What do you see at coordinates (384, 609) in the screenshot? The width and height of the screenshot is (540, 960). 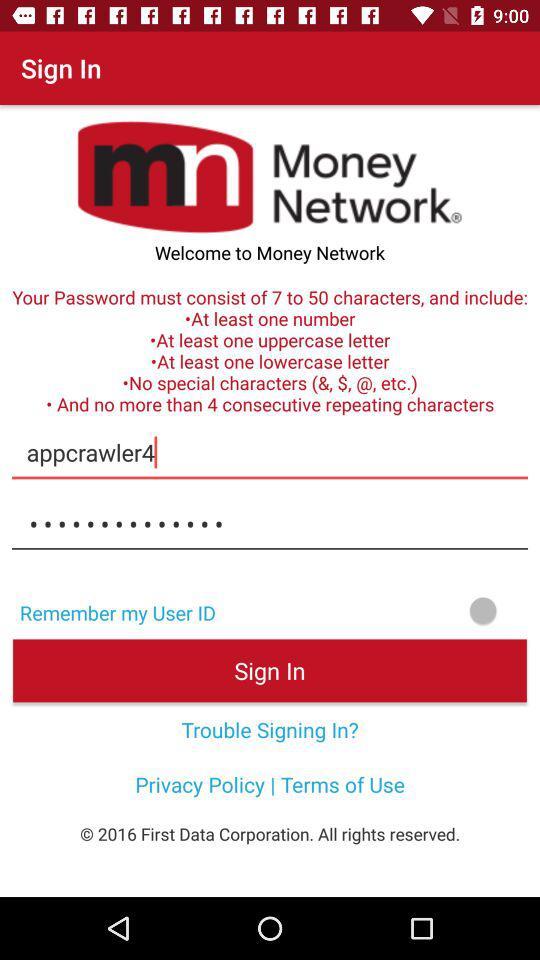 I see `the item on the right` at bounding box center [384, 609].